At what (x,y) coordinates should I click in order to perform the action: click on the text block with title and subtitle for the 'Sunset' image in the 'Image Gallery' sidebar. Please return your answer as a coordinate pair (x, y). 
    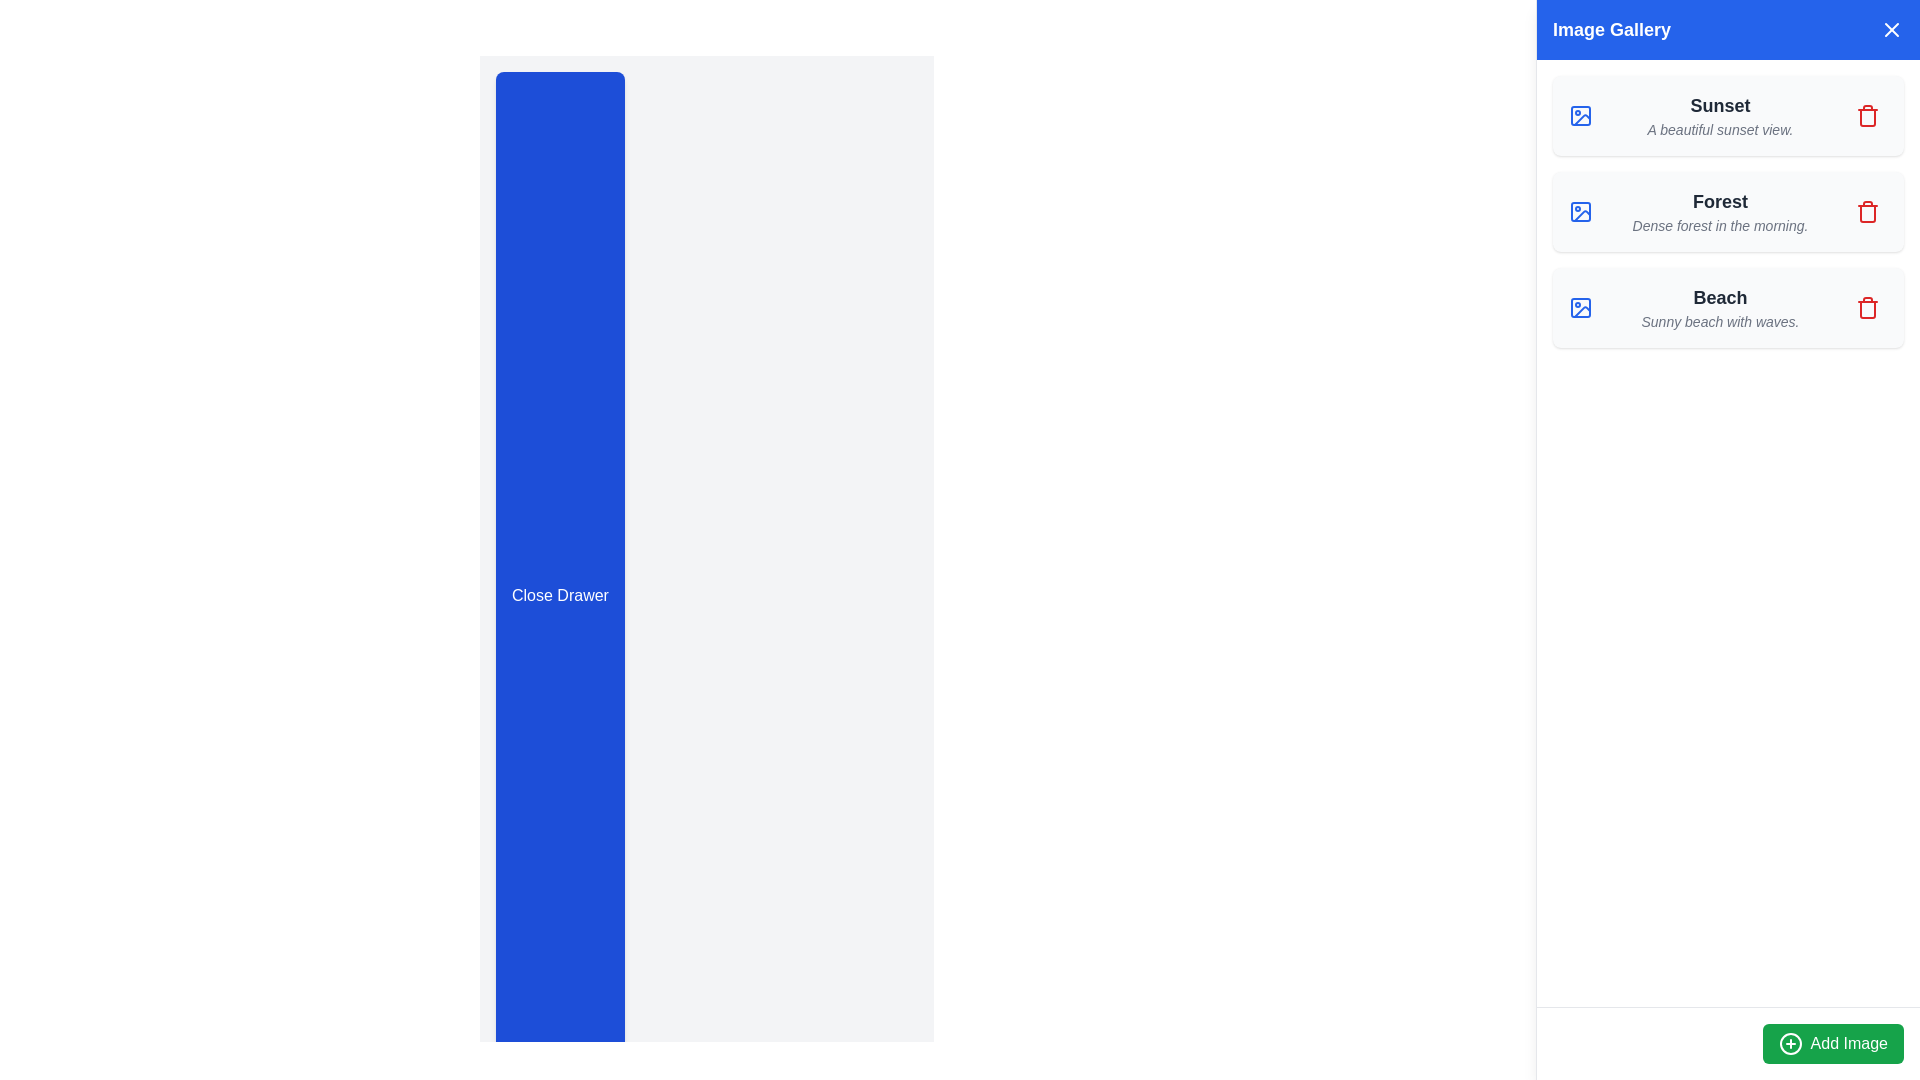
    Looking at the image, I should click on (1719, 115).